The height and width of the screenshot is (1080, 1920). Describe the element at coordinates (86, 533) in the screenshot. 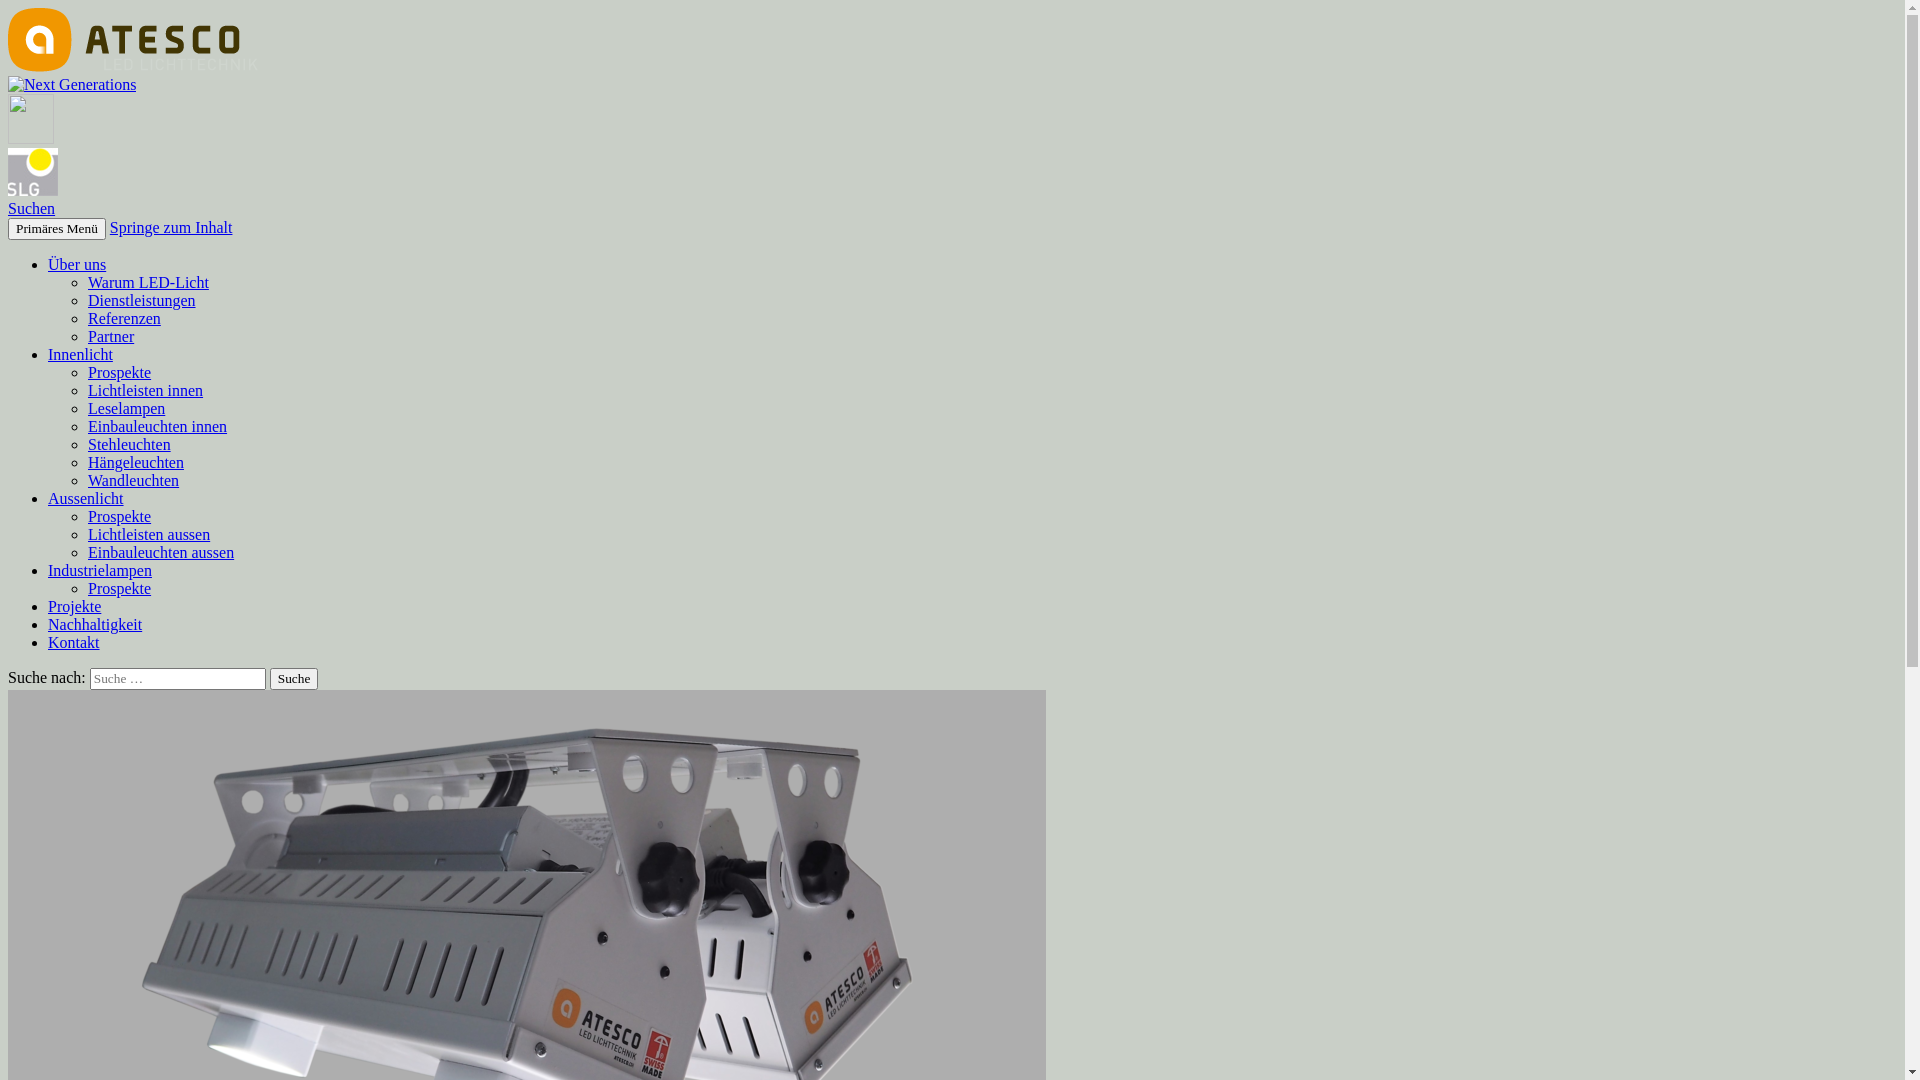

I see `'Lichtleisten aussen'` at that location.